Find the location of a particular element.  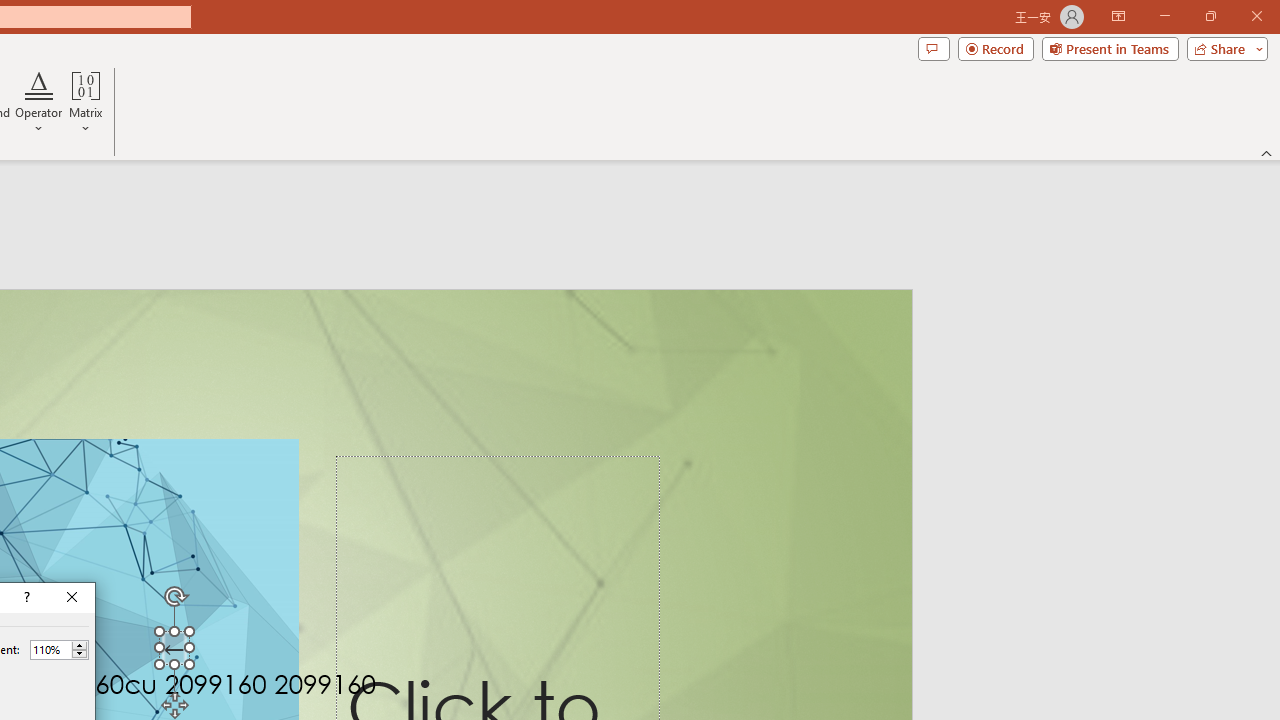

'Matrix' is located at coordinates (85, 103).